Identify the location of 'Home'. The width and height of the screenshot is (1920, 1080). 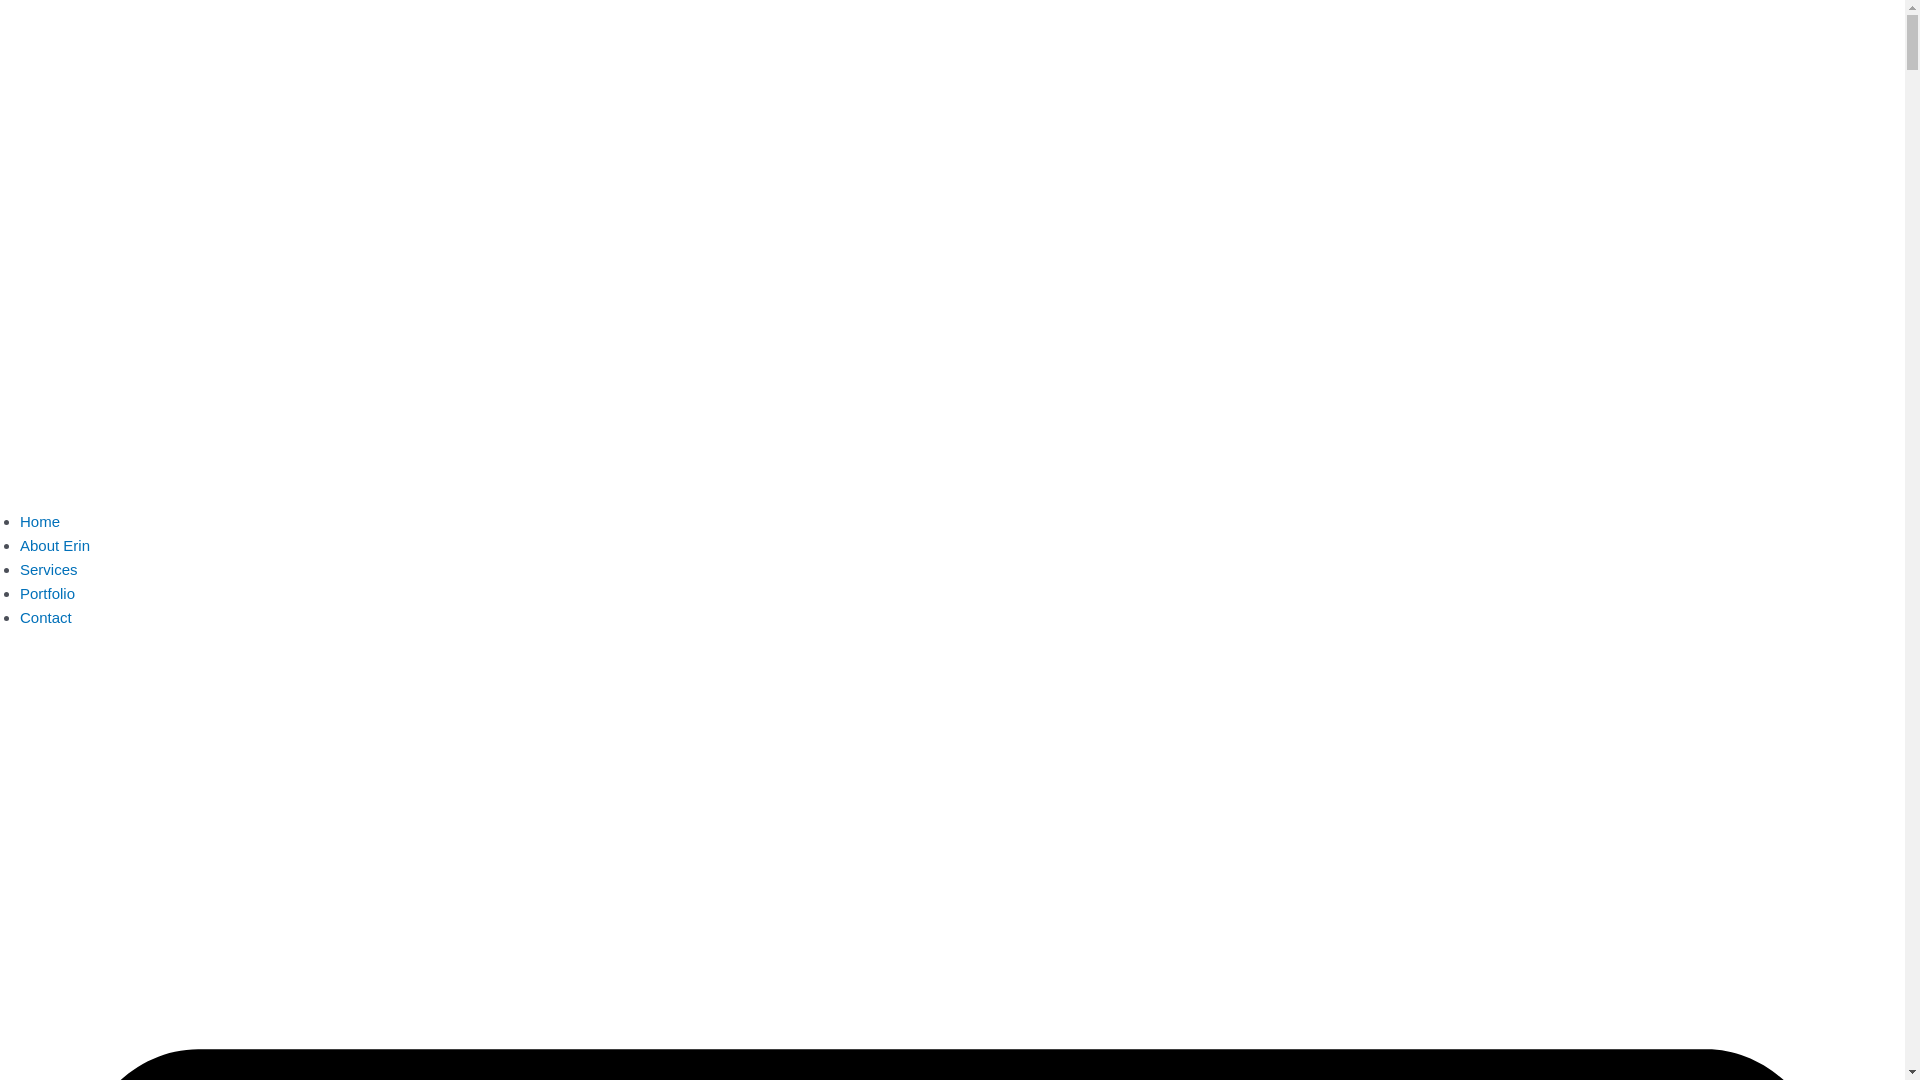
(39, 520).